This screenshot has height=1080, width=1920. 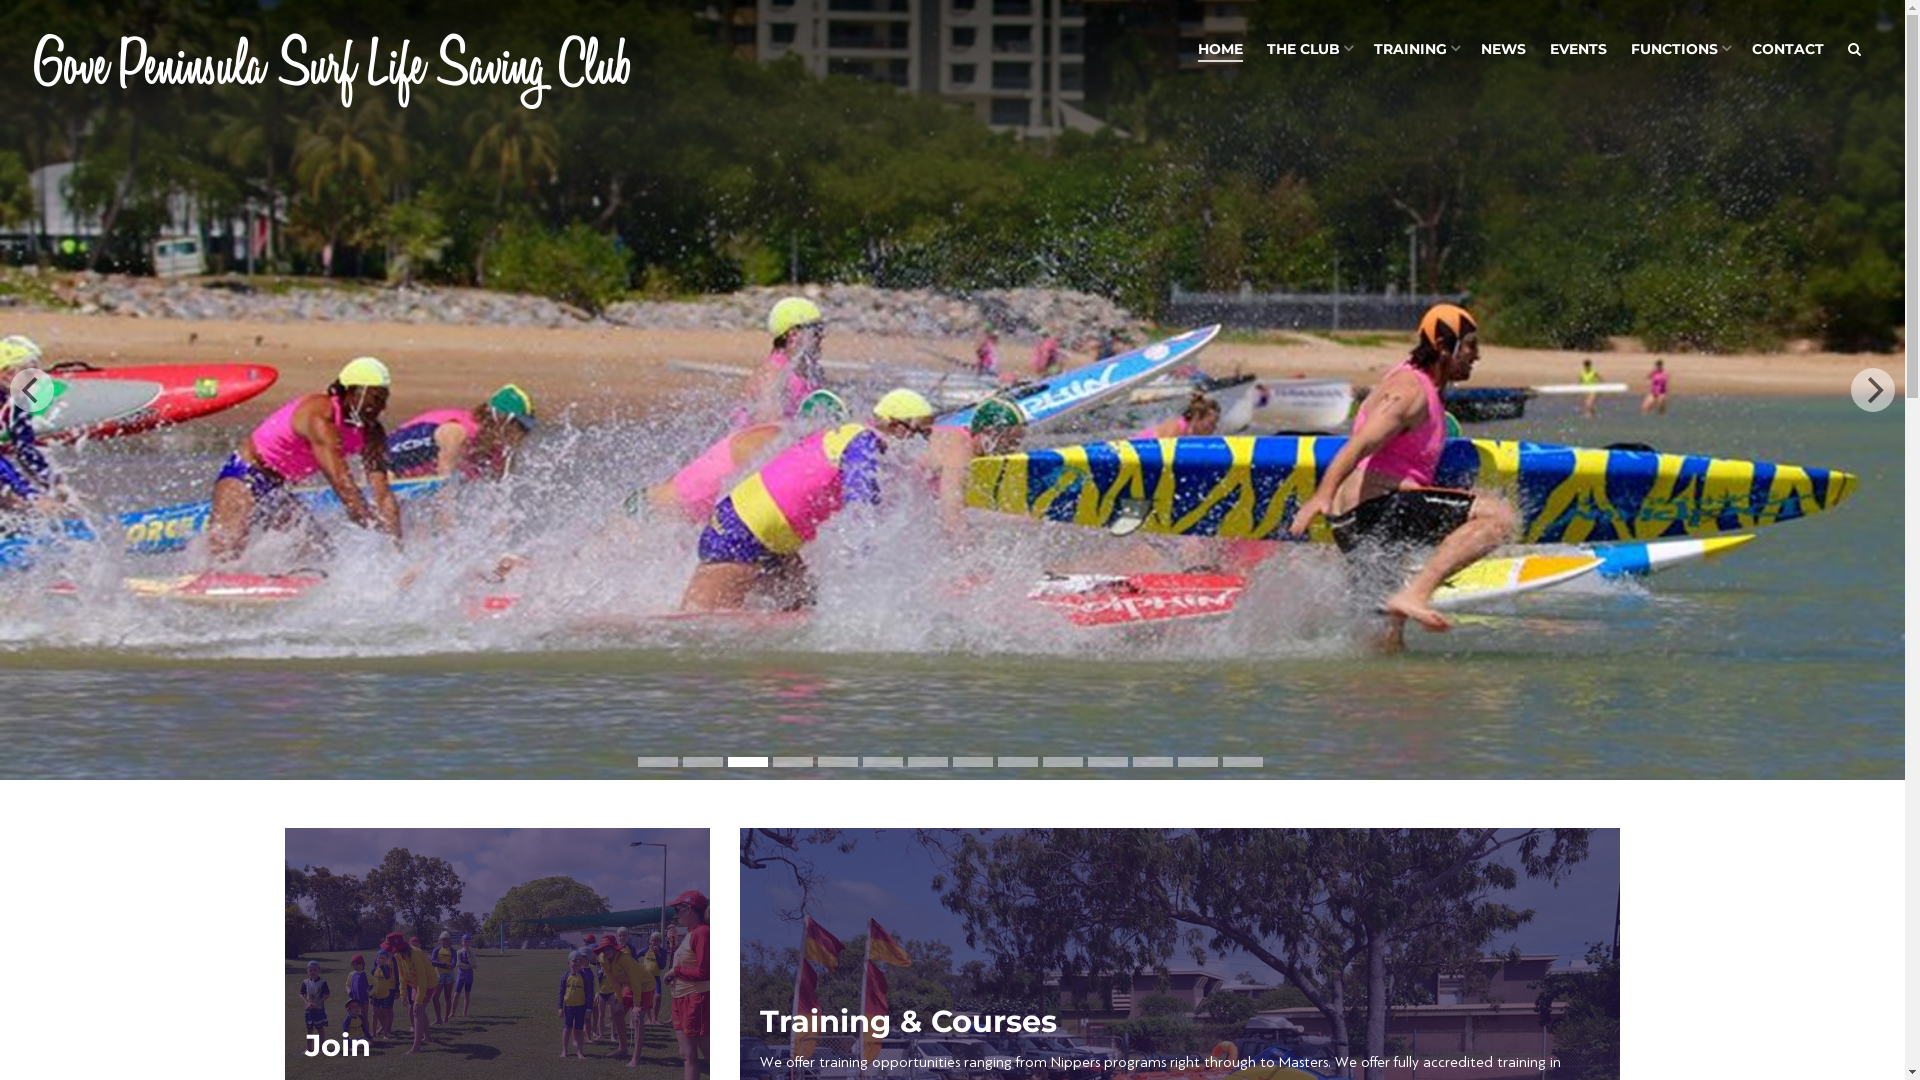 I want to click on 'Search', so click(x=1853, y=48).